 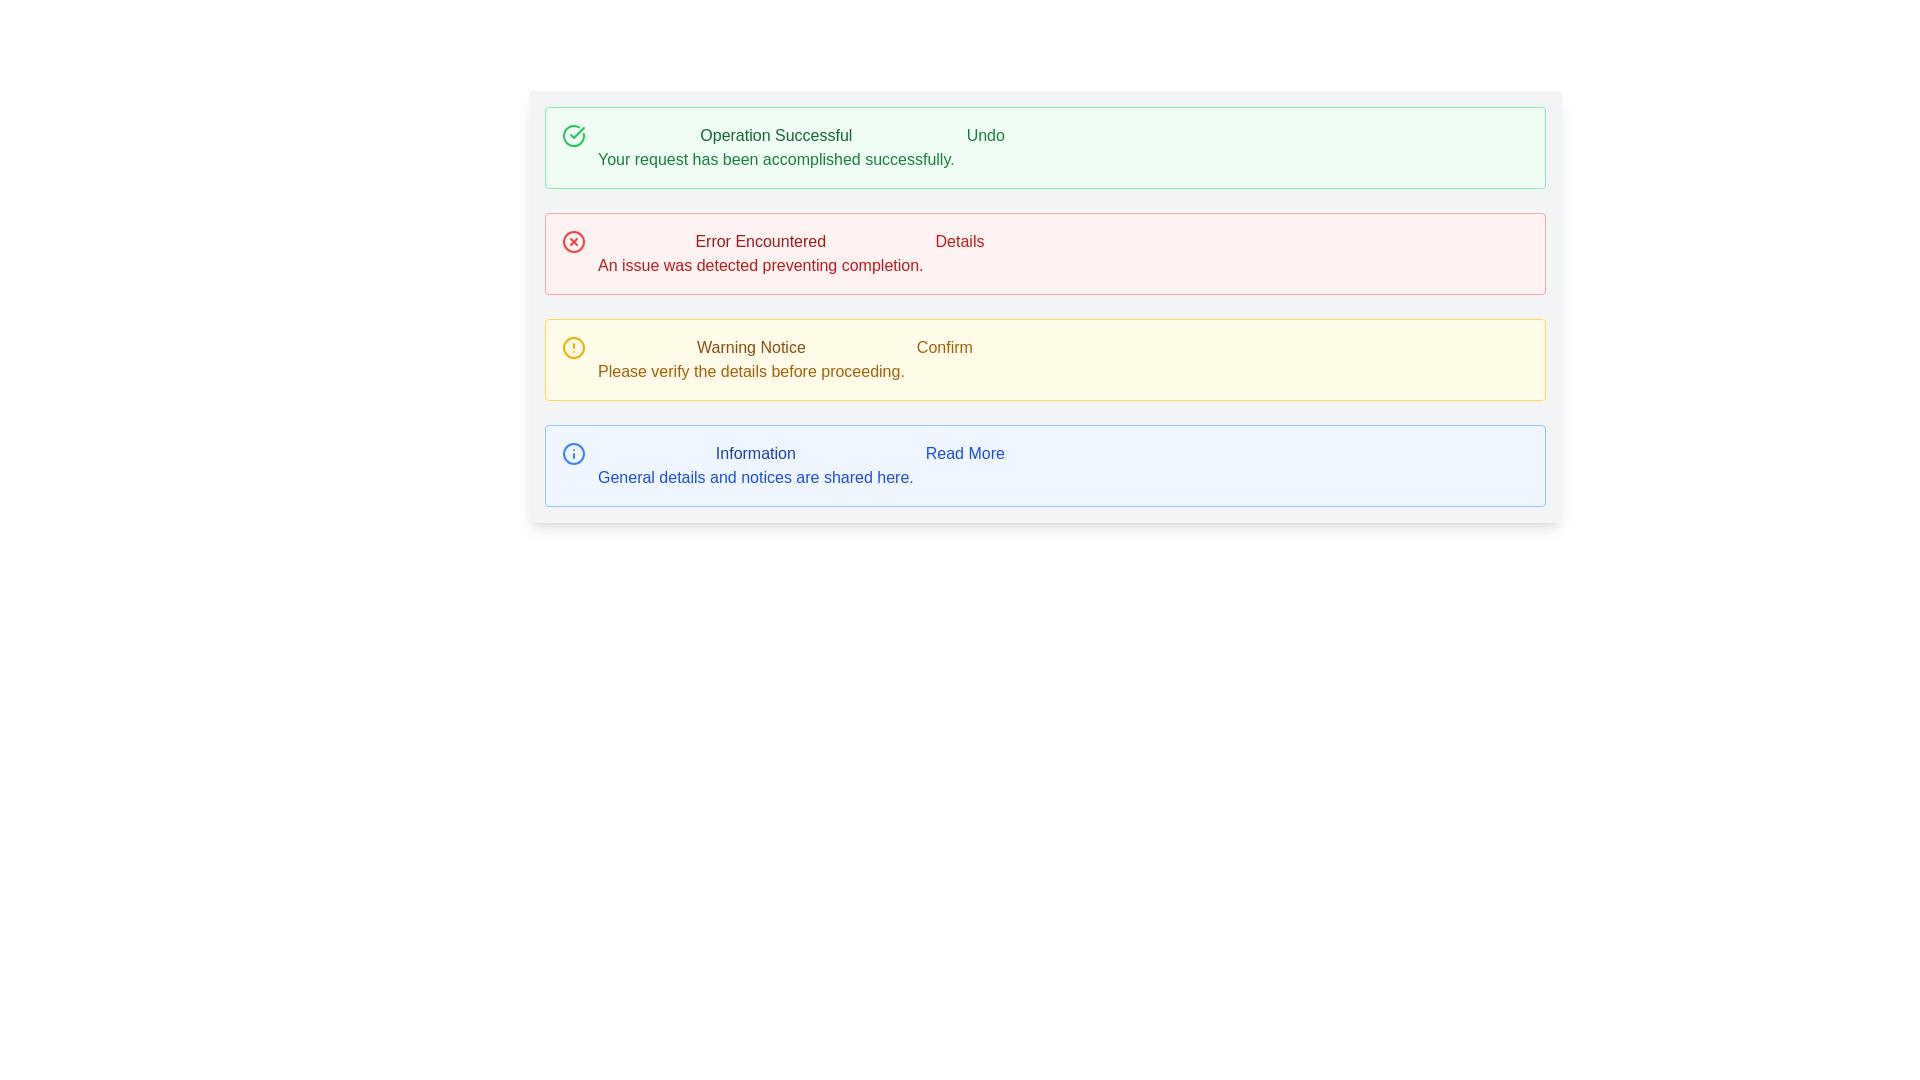 What do you see at coordinates (759, 241) in the screenshot?
I see `error heading text label that indicates the nature of the issue in the second section of status messages` at bounding box center [759, 241].